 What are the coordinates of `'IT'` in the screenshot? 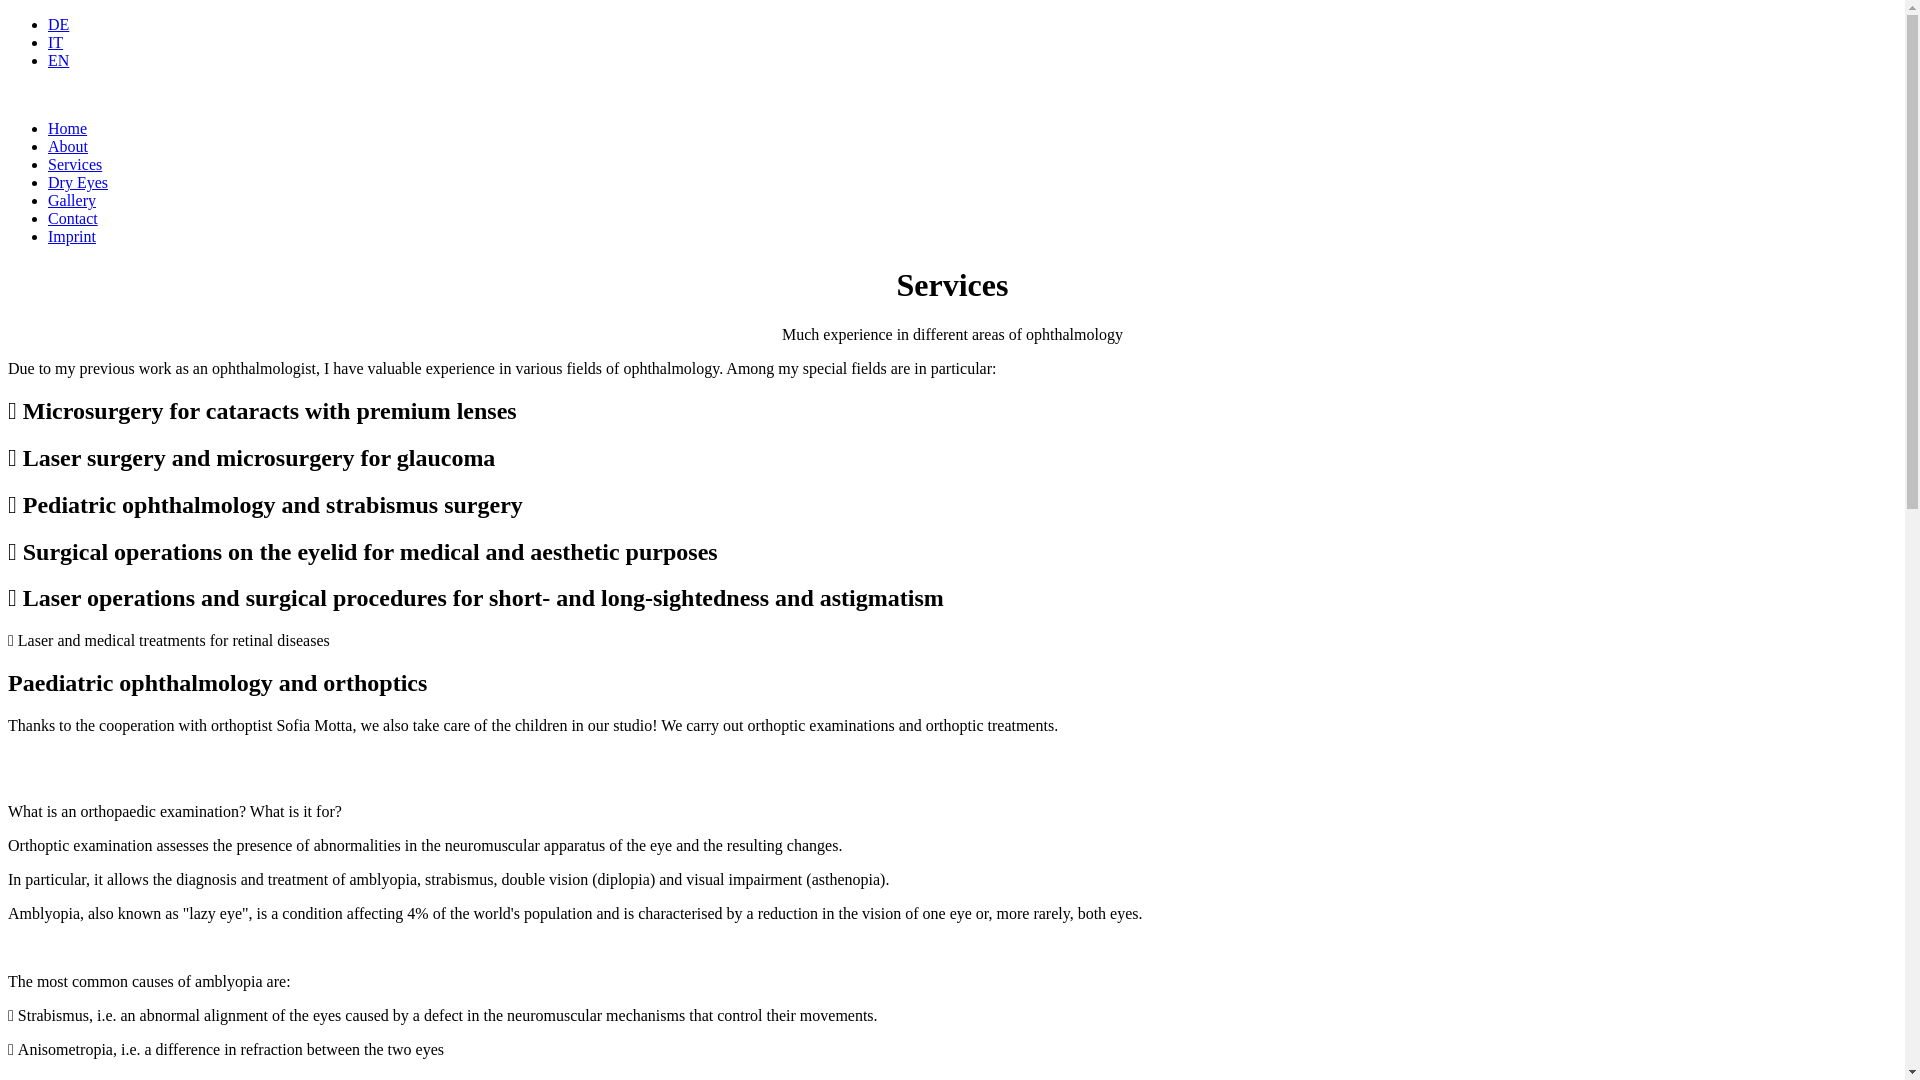 It's located at (55, 42).